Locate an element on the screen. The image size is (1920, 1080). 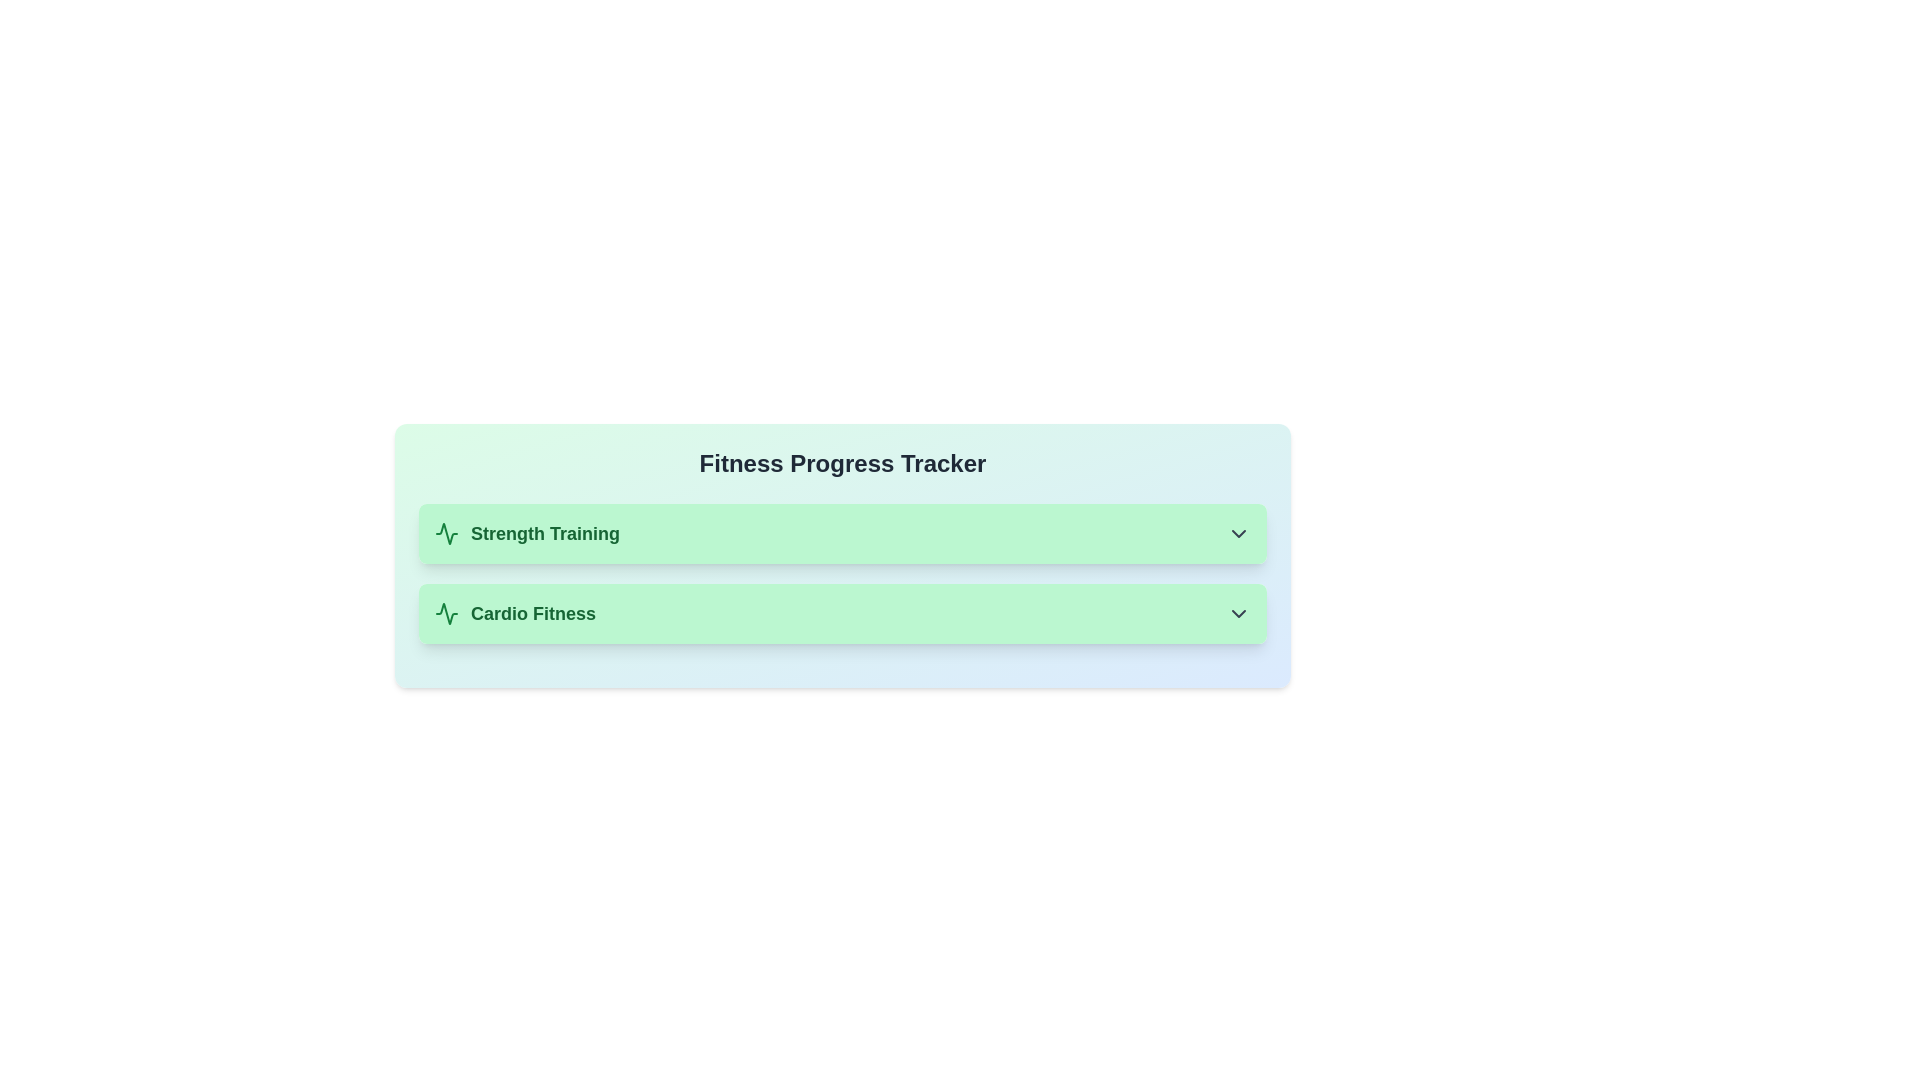
the dropdown toggle button (arrow icon) in the top-right corner of the 'Cardio Fitness' section is located at coordinates (1237, 612).